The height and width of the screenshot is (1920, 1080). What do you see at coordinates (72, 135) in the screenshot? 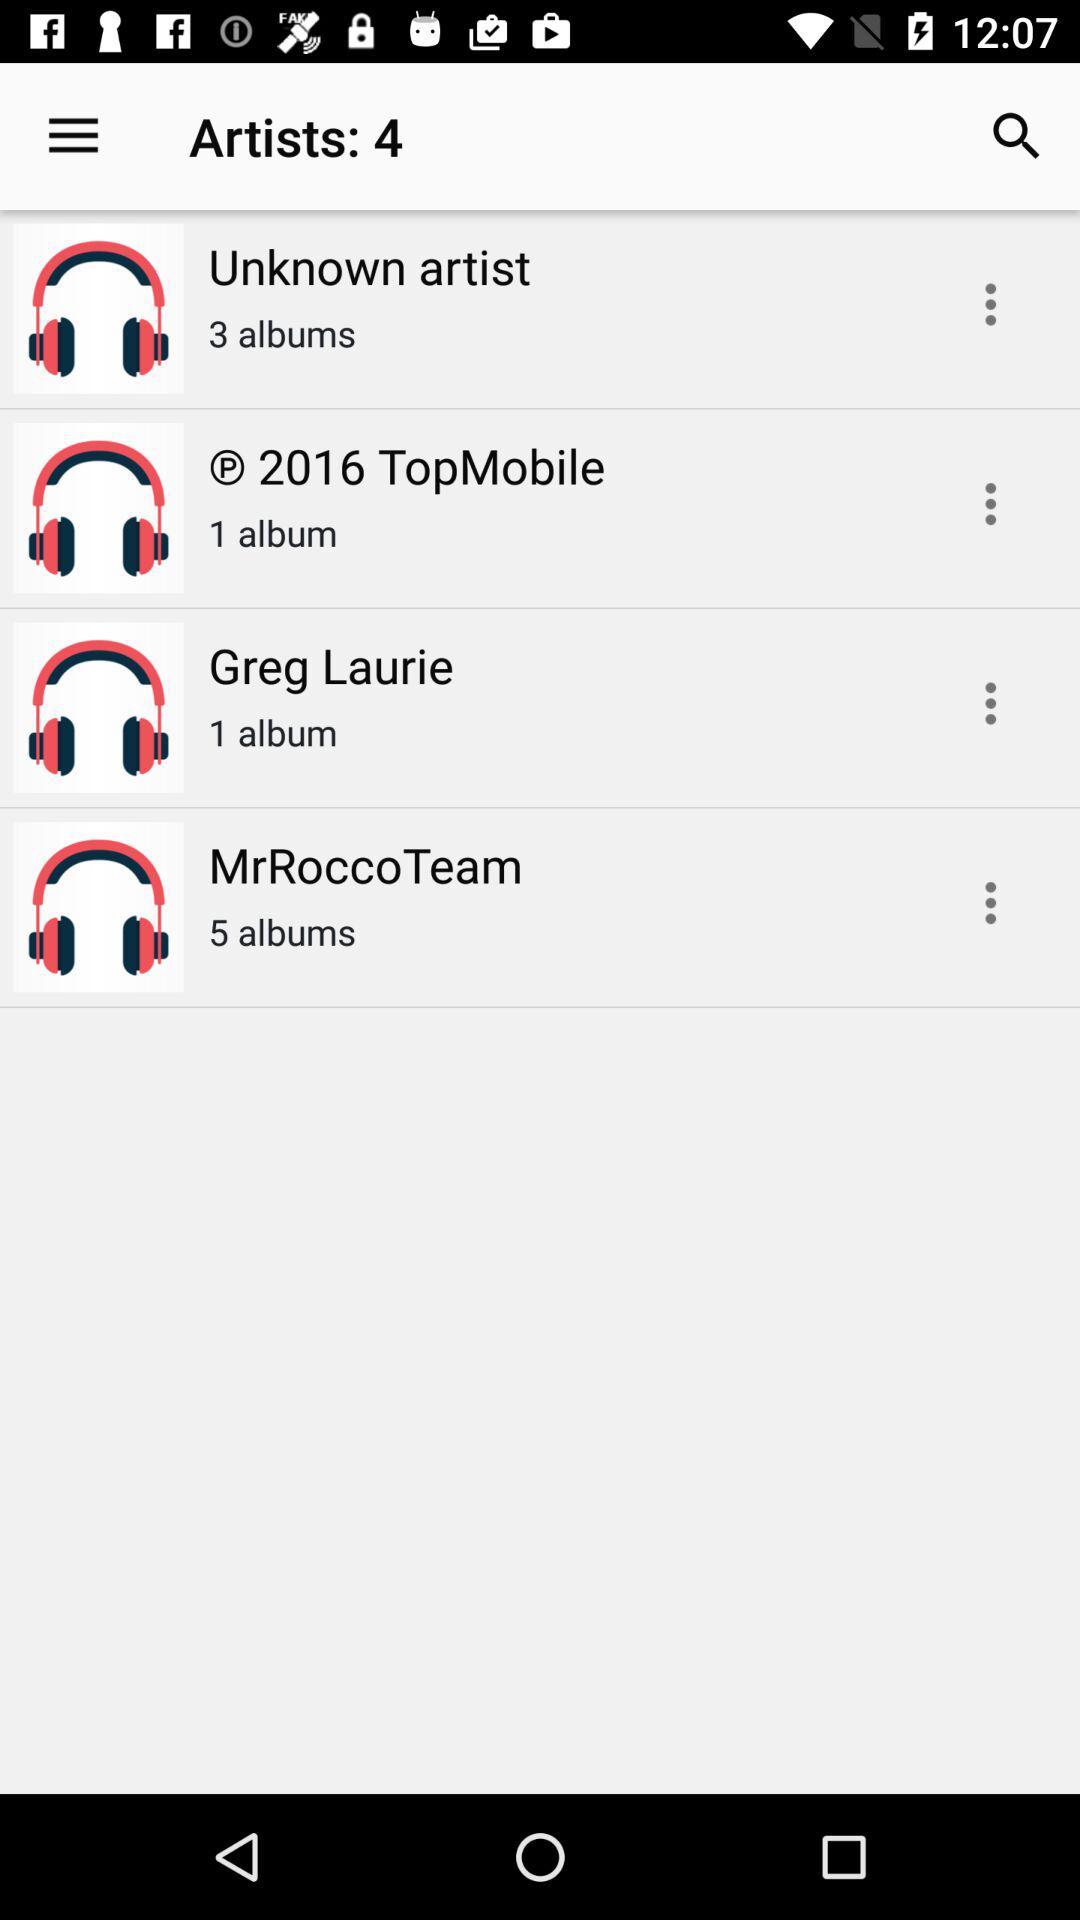
I see `icon to the left of the unknown artist item` at bounding box center [72, 135].